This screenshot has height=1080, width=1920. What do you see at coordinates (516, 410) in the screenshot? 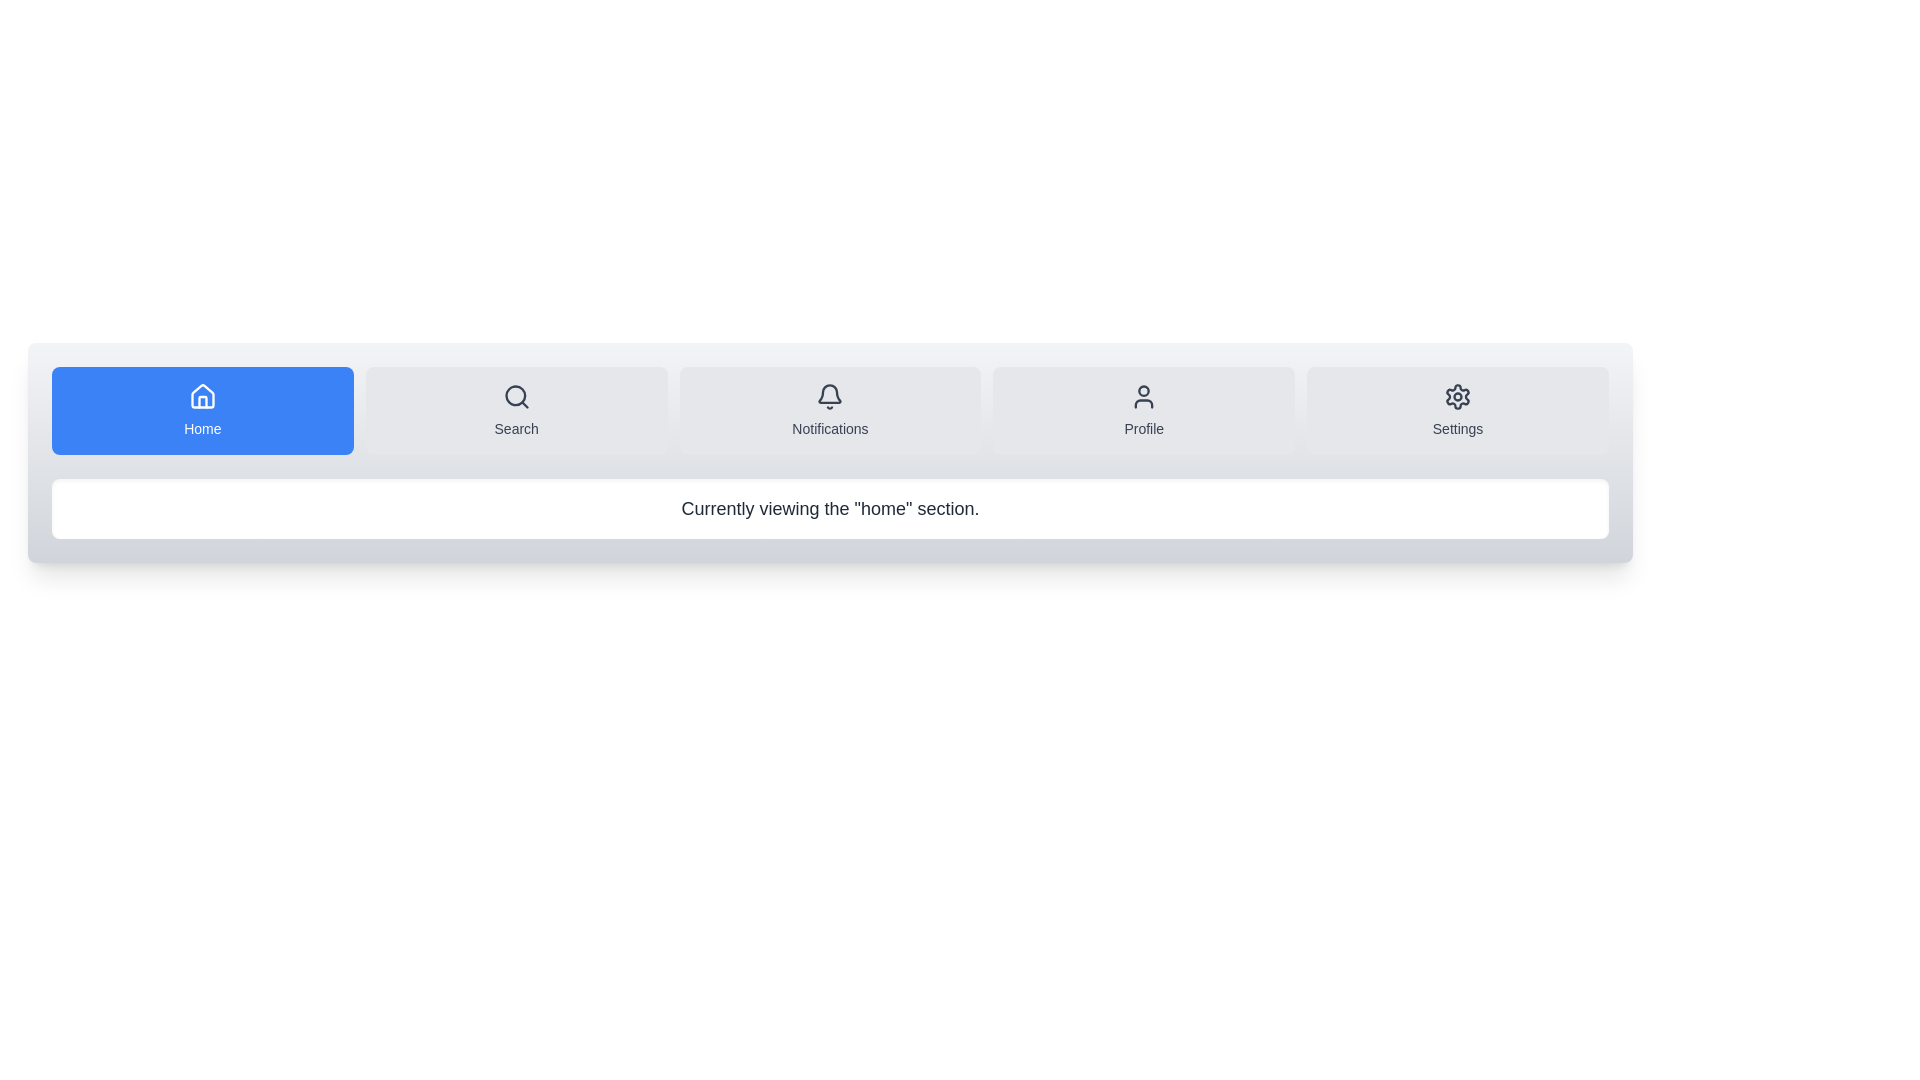
I see `the search button located in the horizontal navigation bar, which is the second item from the left, between the 'Home' and 'Notifications' buttons` at bounding box center [516, 410].